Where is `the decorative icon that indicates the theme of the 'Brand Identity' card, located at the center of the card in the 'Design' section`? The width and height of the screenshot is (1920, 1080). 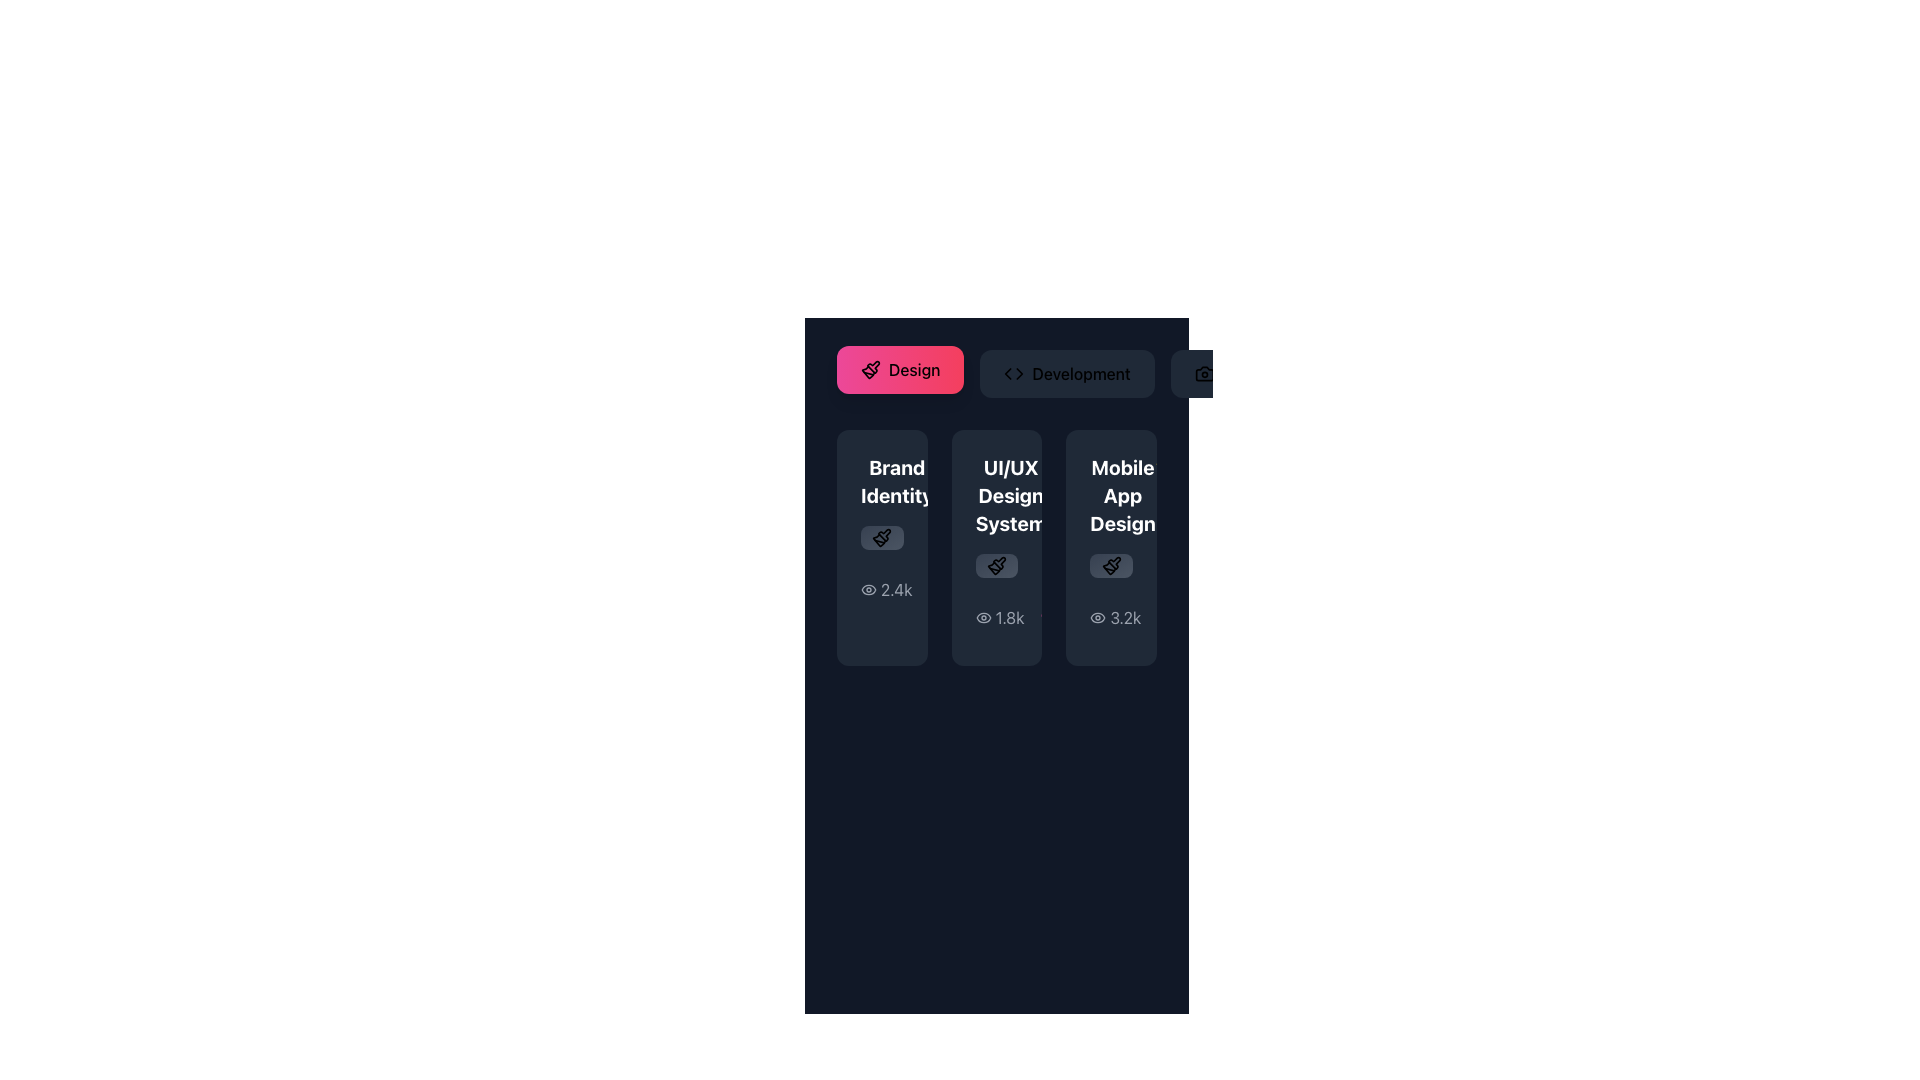 the decorative icon that indicates the theme of the 'Brand Identity' card, located at the center of the card in the 'Design' section is located at coordinates (881, 536).